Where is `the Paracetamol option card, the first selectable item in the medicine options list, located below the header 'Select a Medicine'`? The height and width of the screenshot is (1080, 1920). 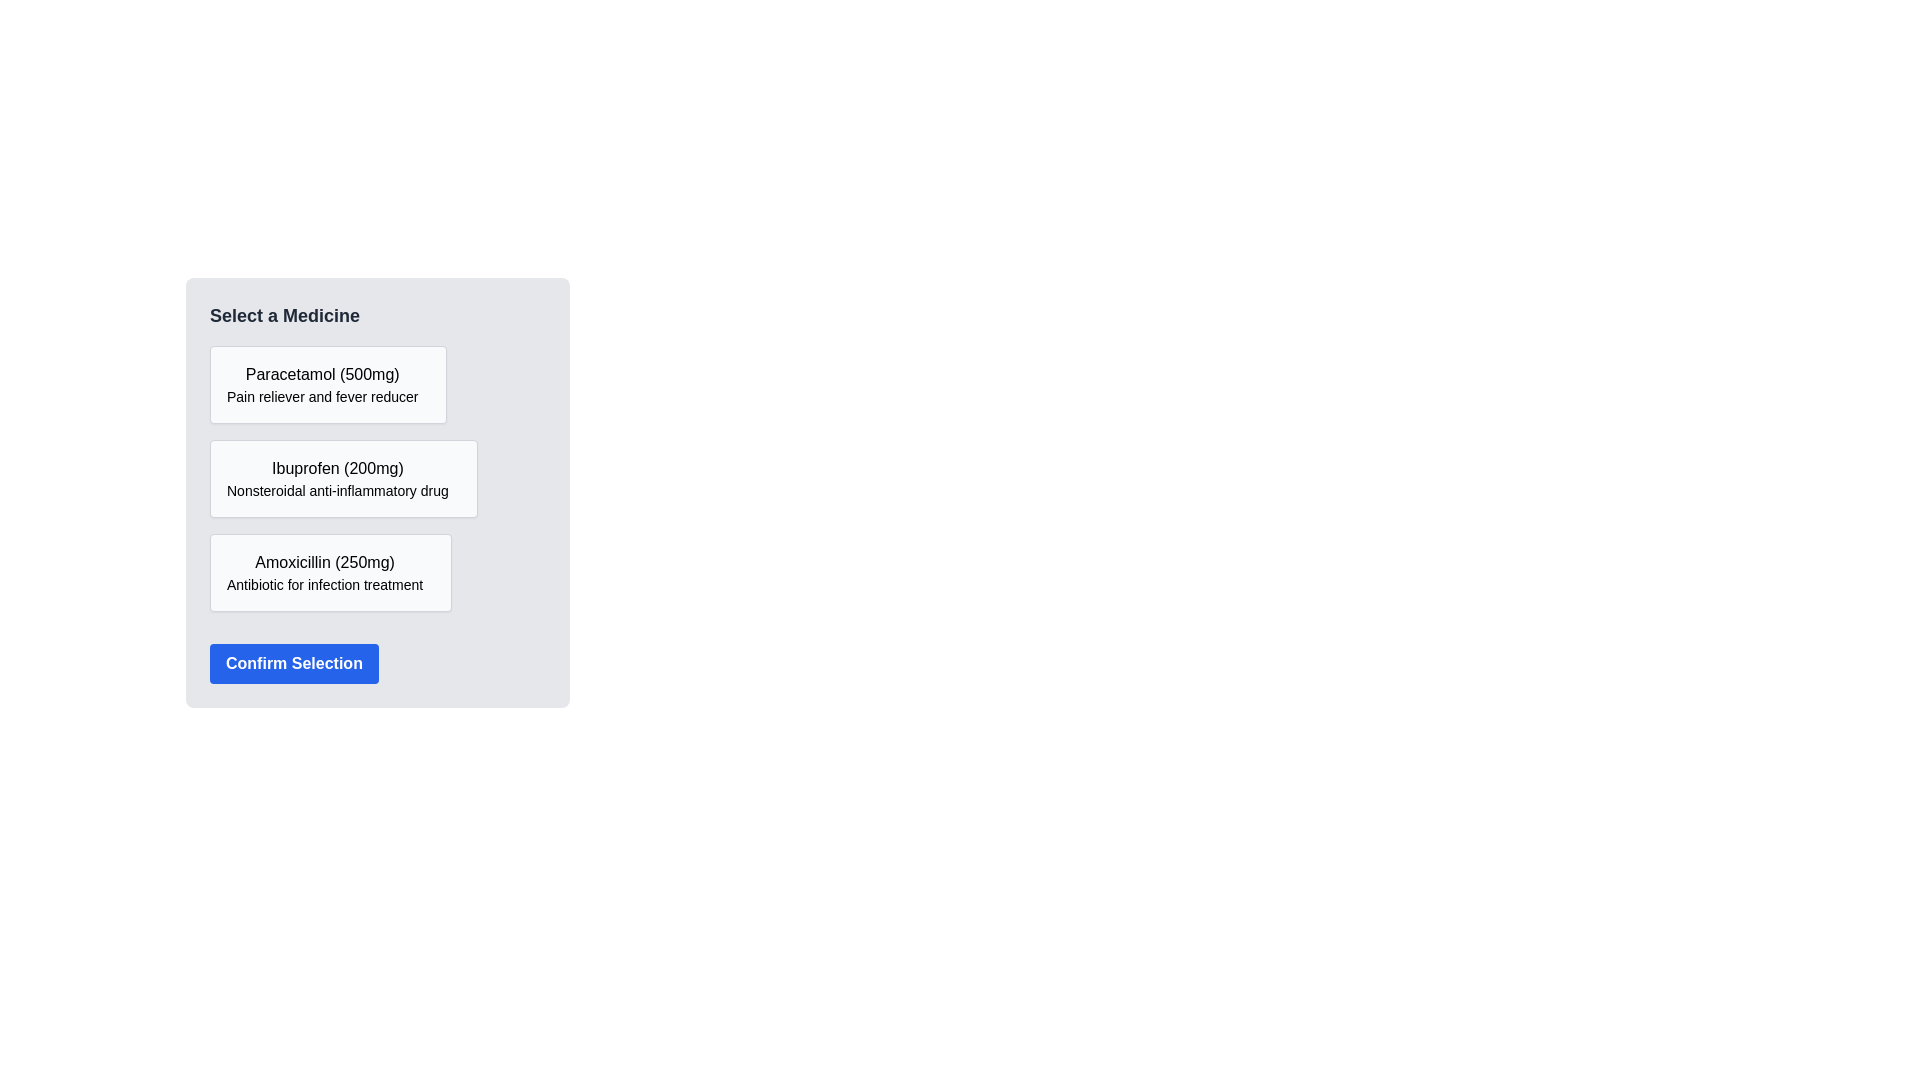 the Paracetamol option card, the first selectable item in the medicine options list, located below the header 'Select a Medicine' is located at coordinates (328, 385).